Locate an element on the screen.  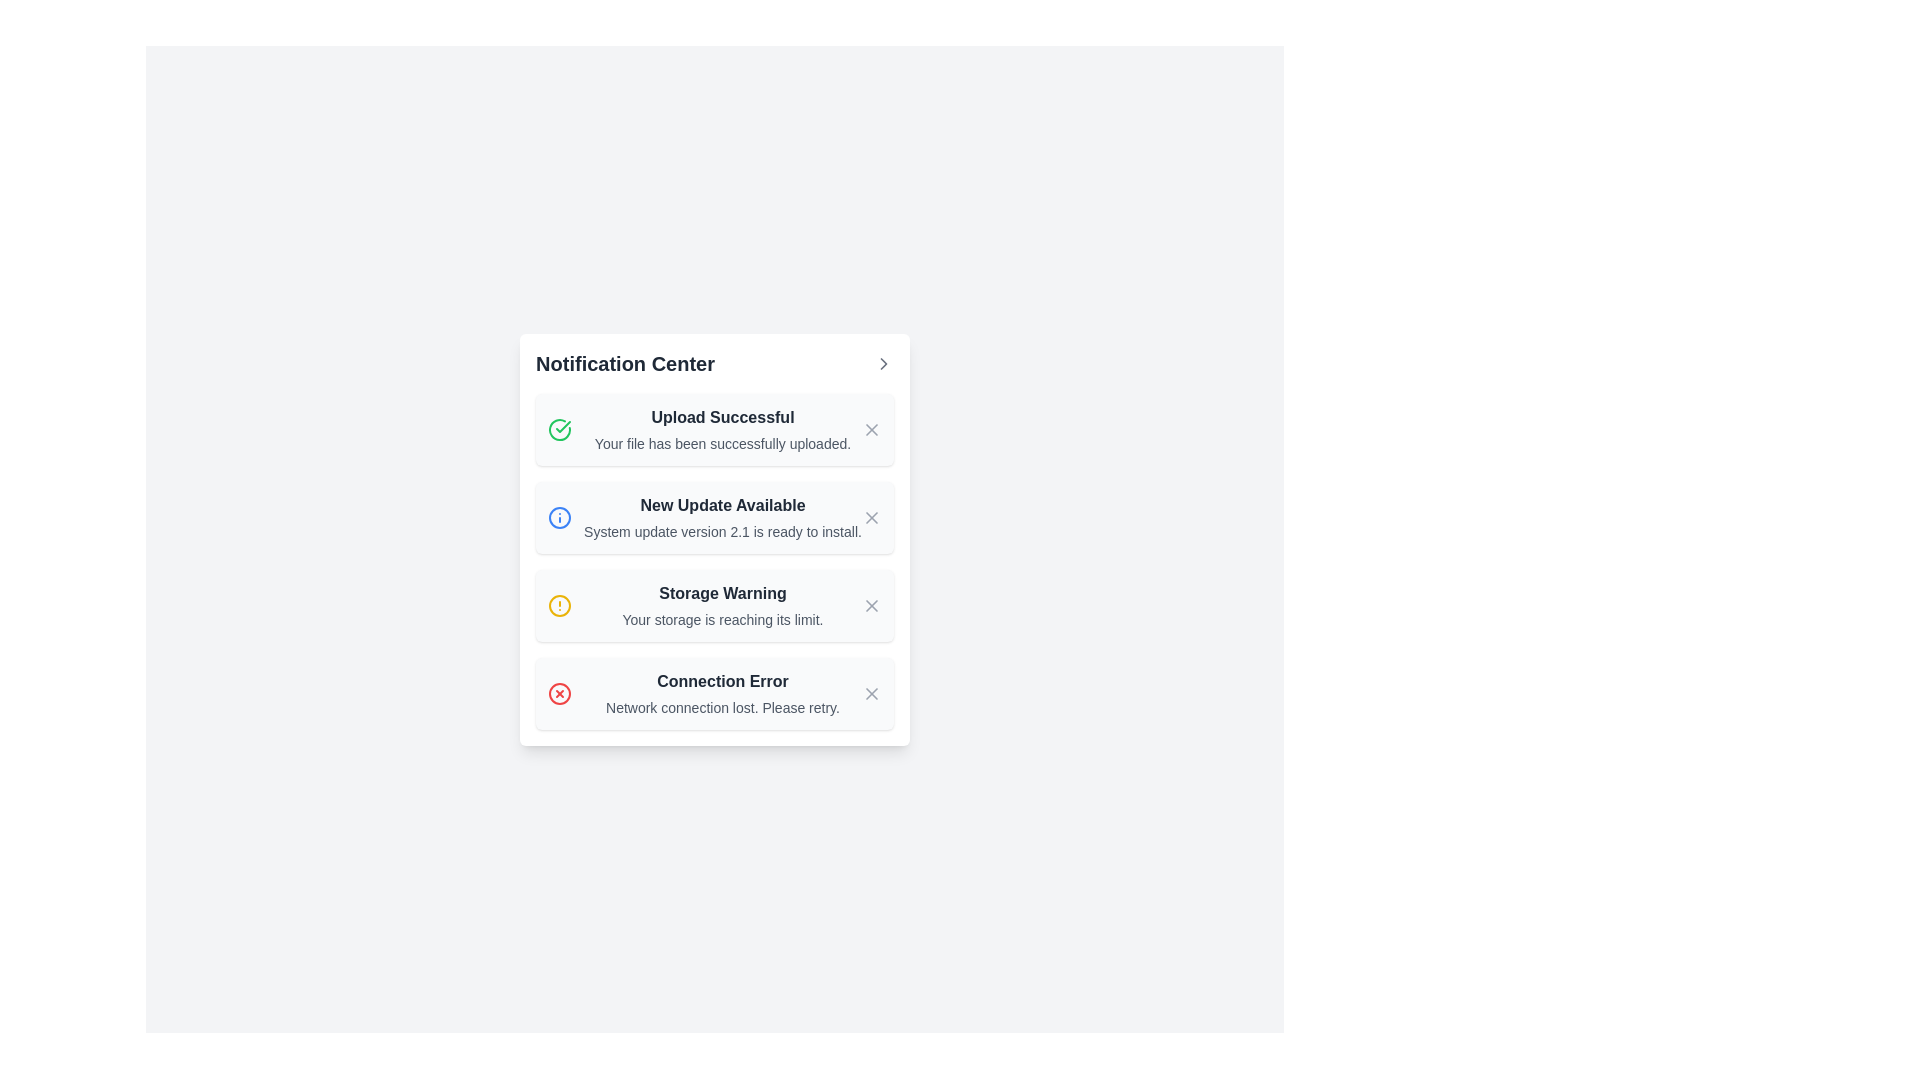
the 'Close' button icon within the 'Notification Center' is located at coordinates (871, 428).